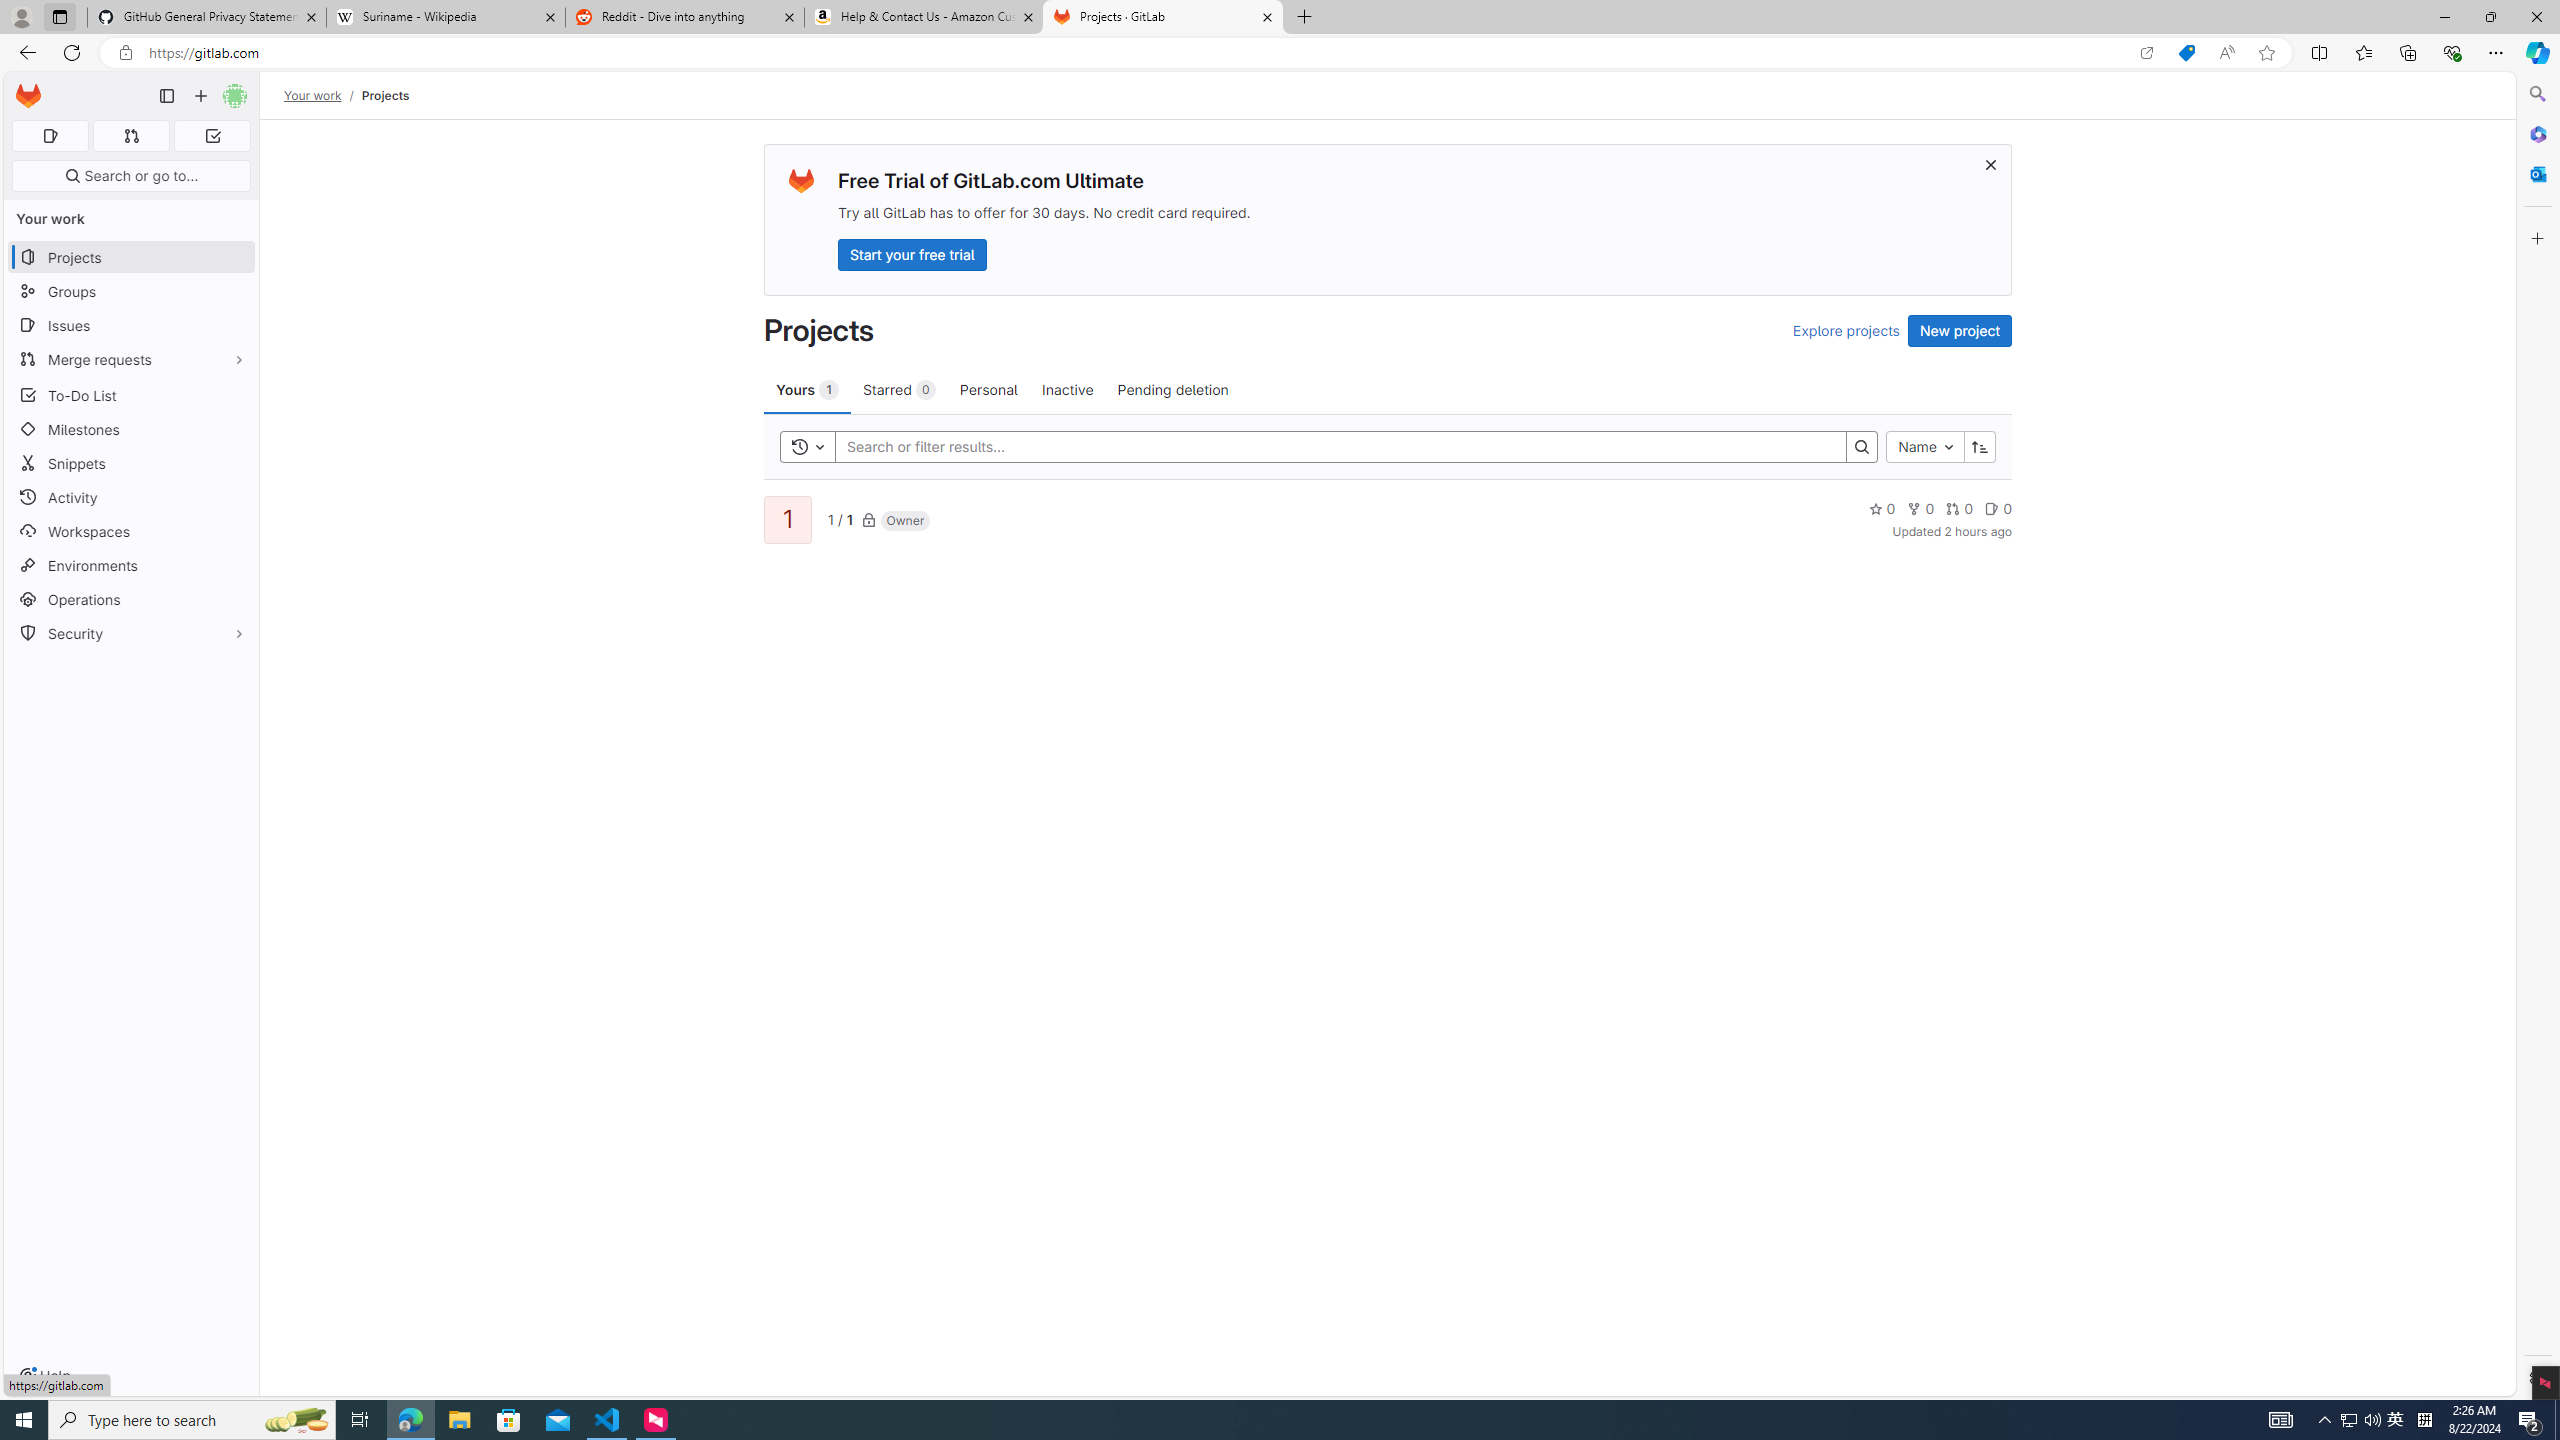 The image size is (2560, 1440). I want to click on 'To-Do List', so click(130, 394).